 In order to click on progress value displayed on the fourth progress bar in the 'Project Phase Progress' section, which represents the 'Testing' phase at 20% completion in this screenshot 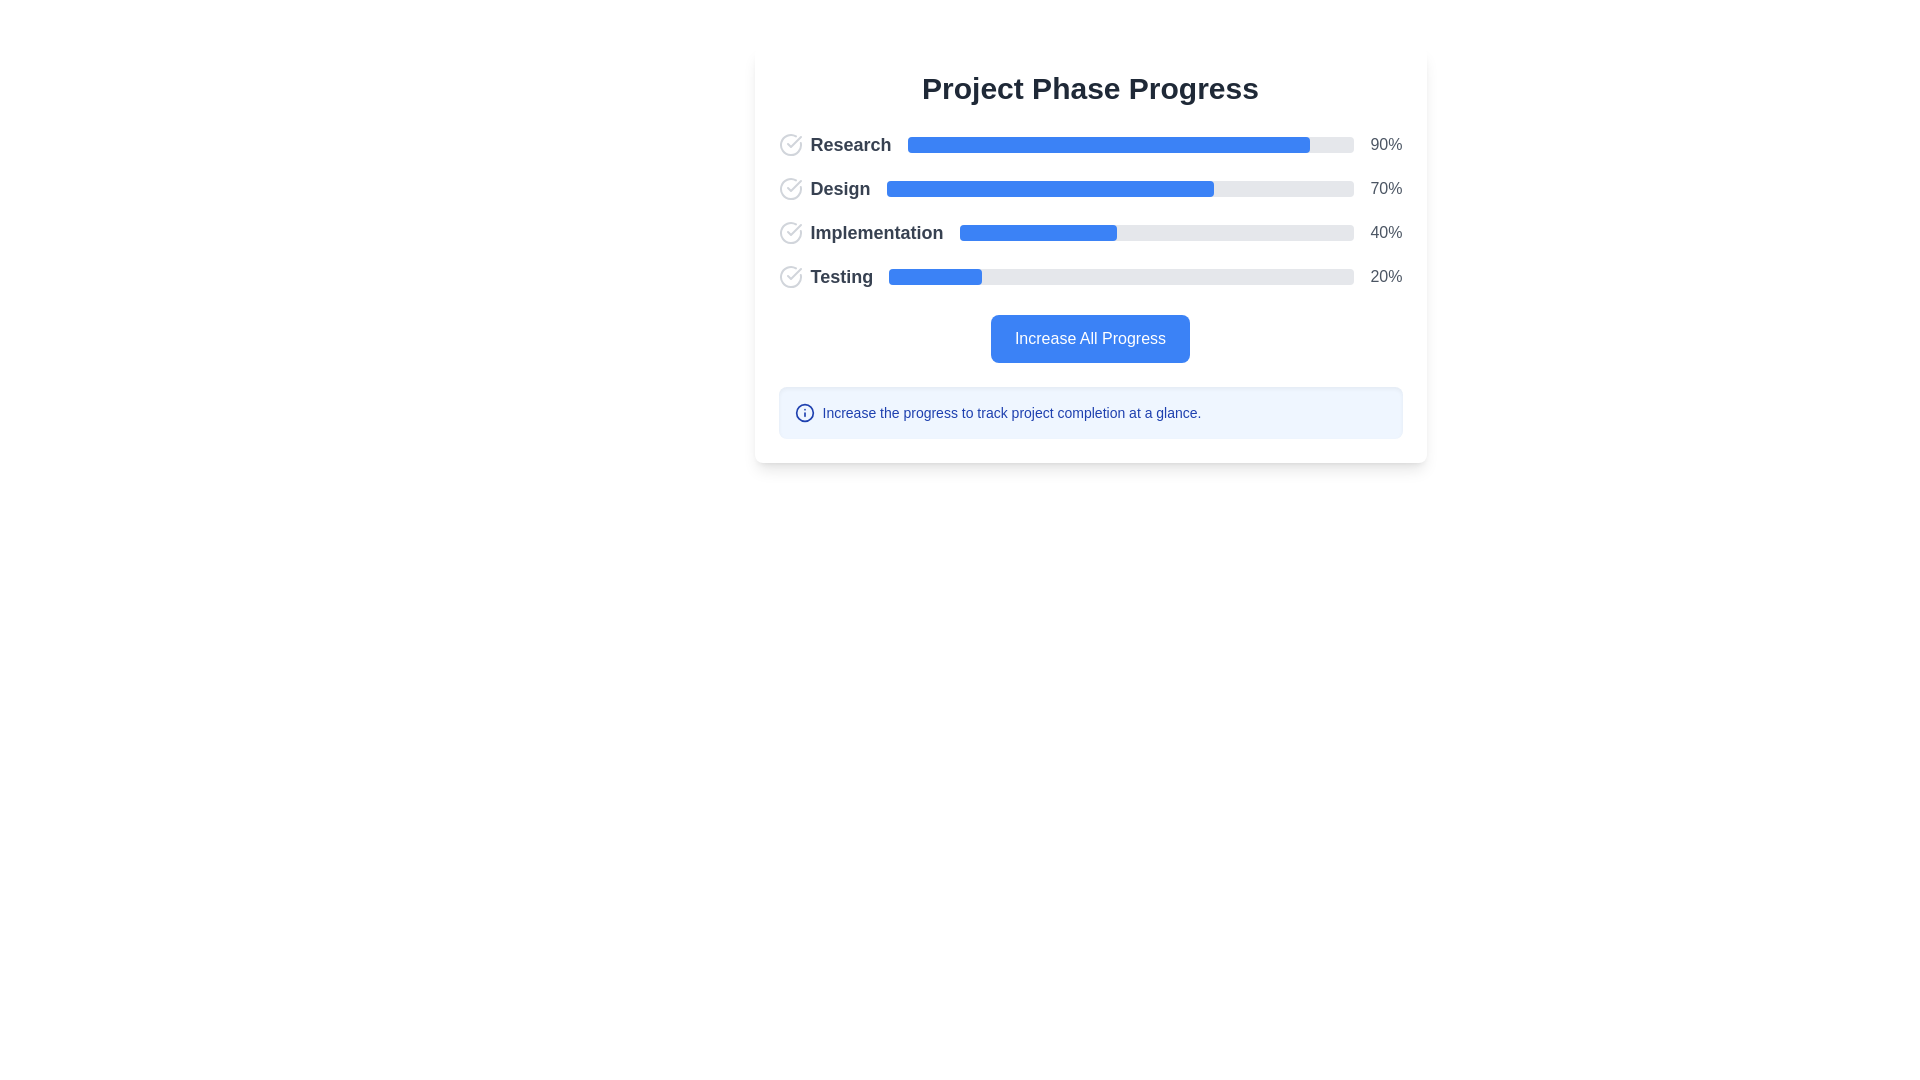, I will do `click(1089, 277)`.